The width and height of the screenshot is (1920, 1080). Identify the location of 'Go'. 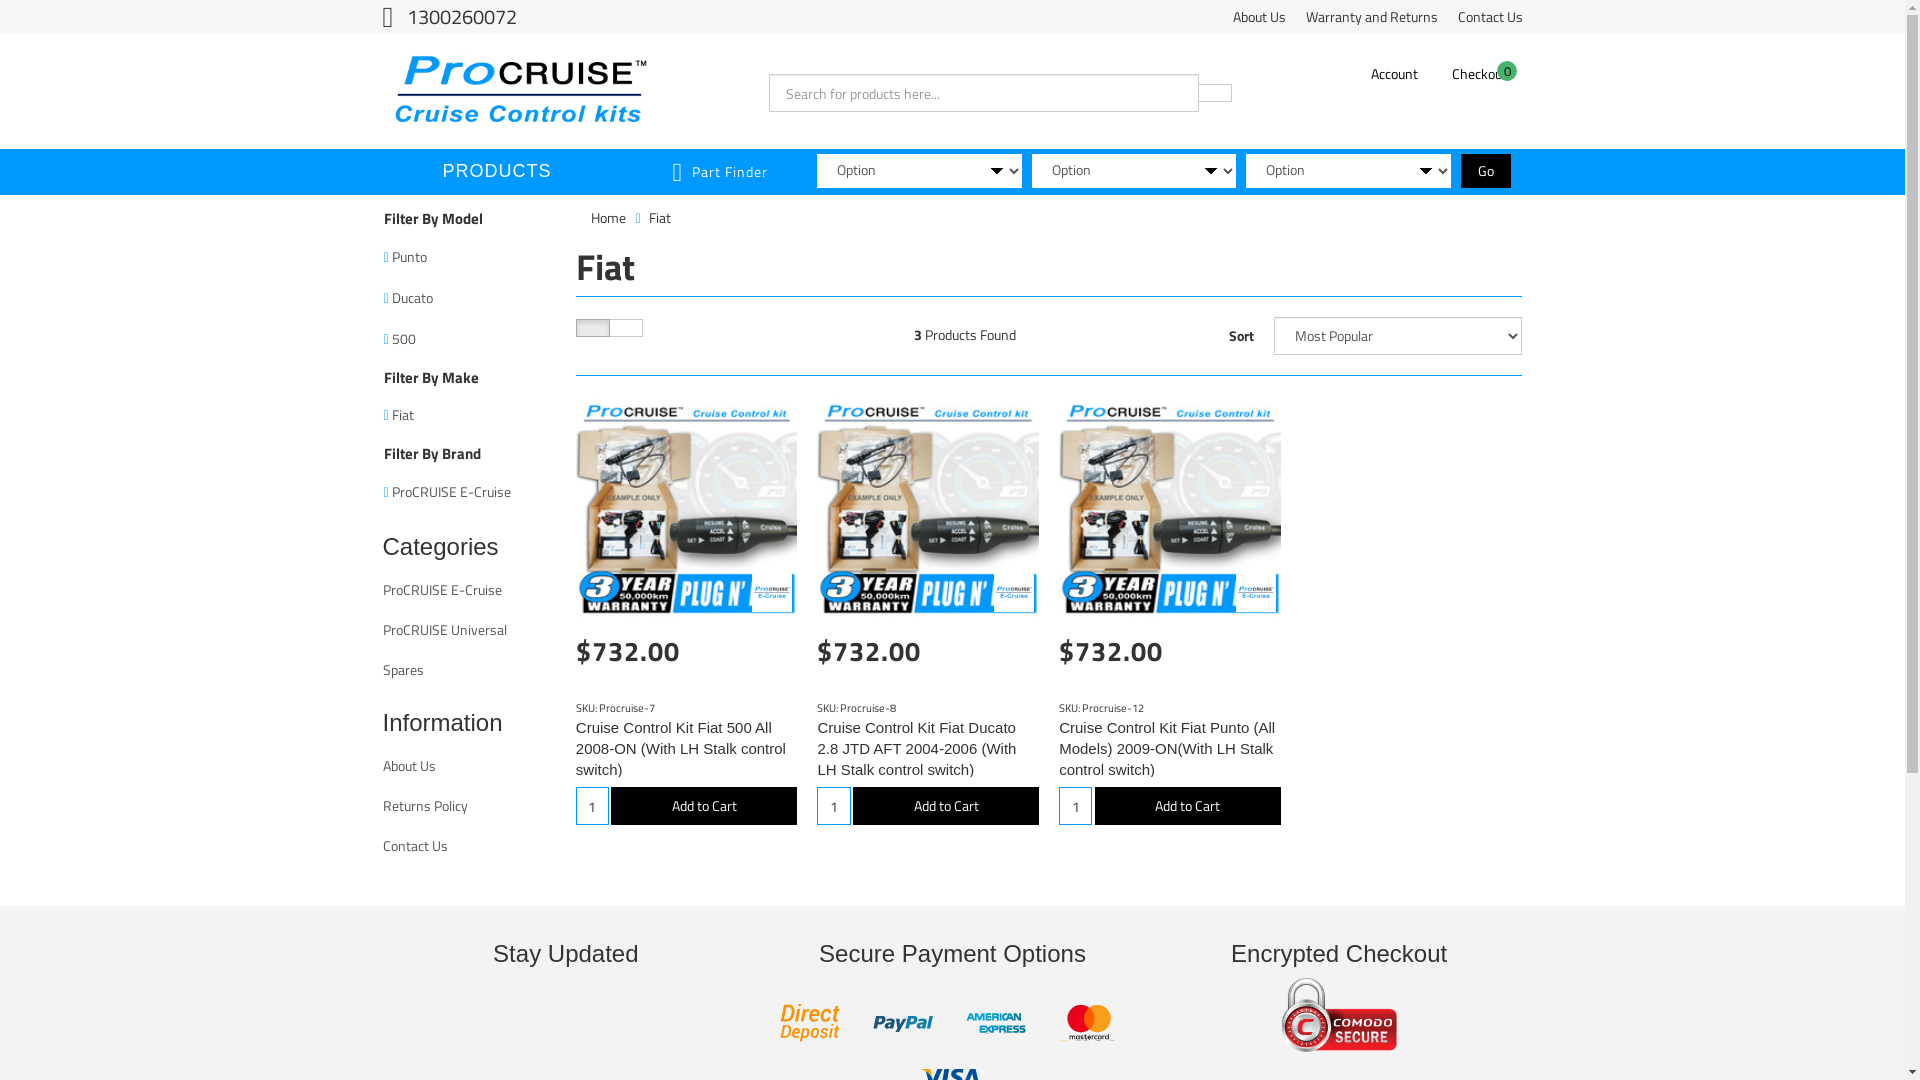
(1486, 169).